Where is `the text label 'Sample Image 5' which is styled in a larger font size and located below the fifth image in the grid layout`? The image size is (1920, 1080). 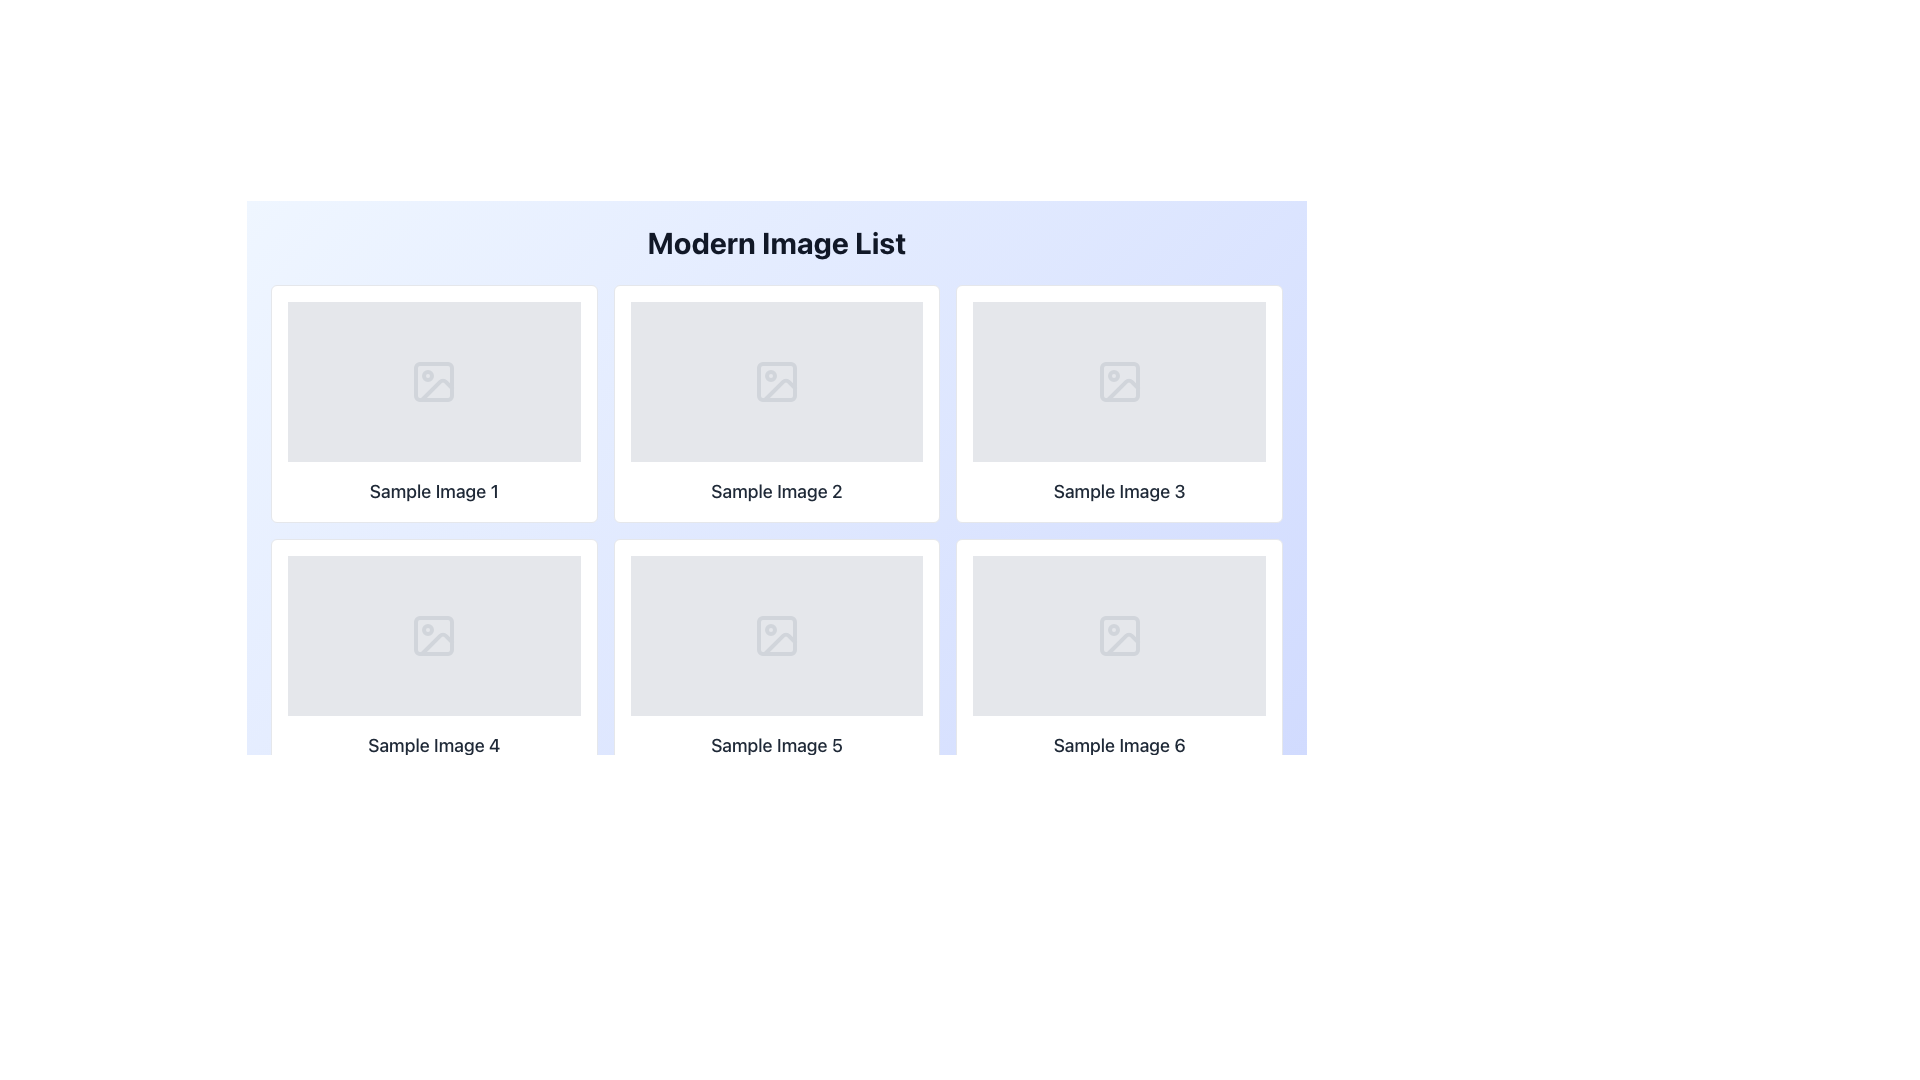 the text label 'Sample Image 5' which is styled in a larger font size and located below the fifth image in the grid layout is located at coordinates (776, 745).